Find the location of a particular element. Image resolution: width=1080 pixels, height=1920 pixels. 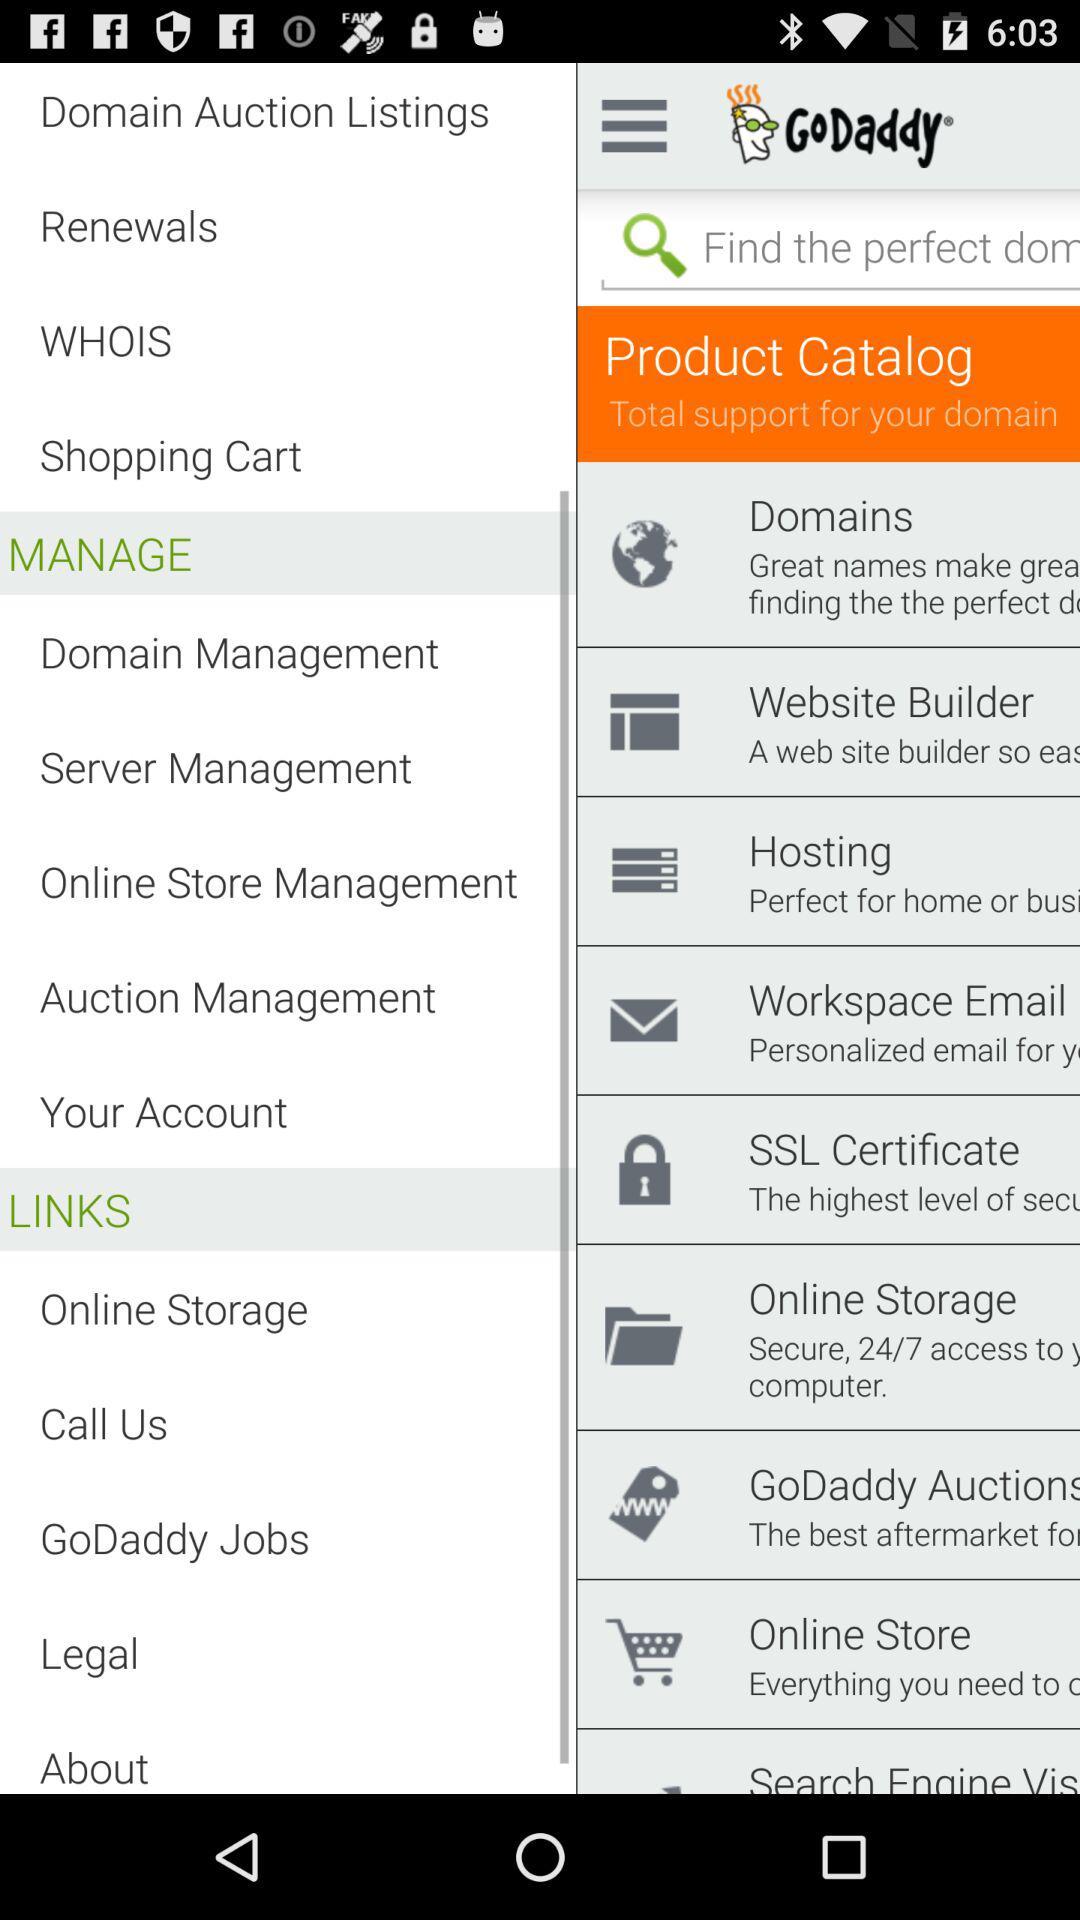

the icon above online store management is located at coordinates (225, 765).